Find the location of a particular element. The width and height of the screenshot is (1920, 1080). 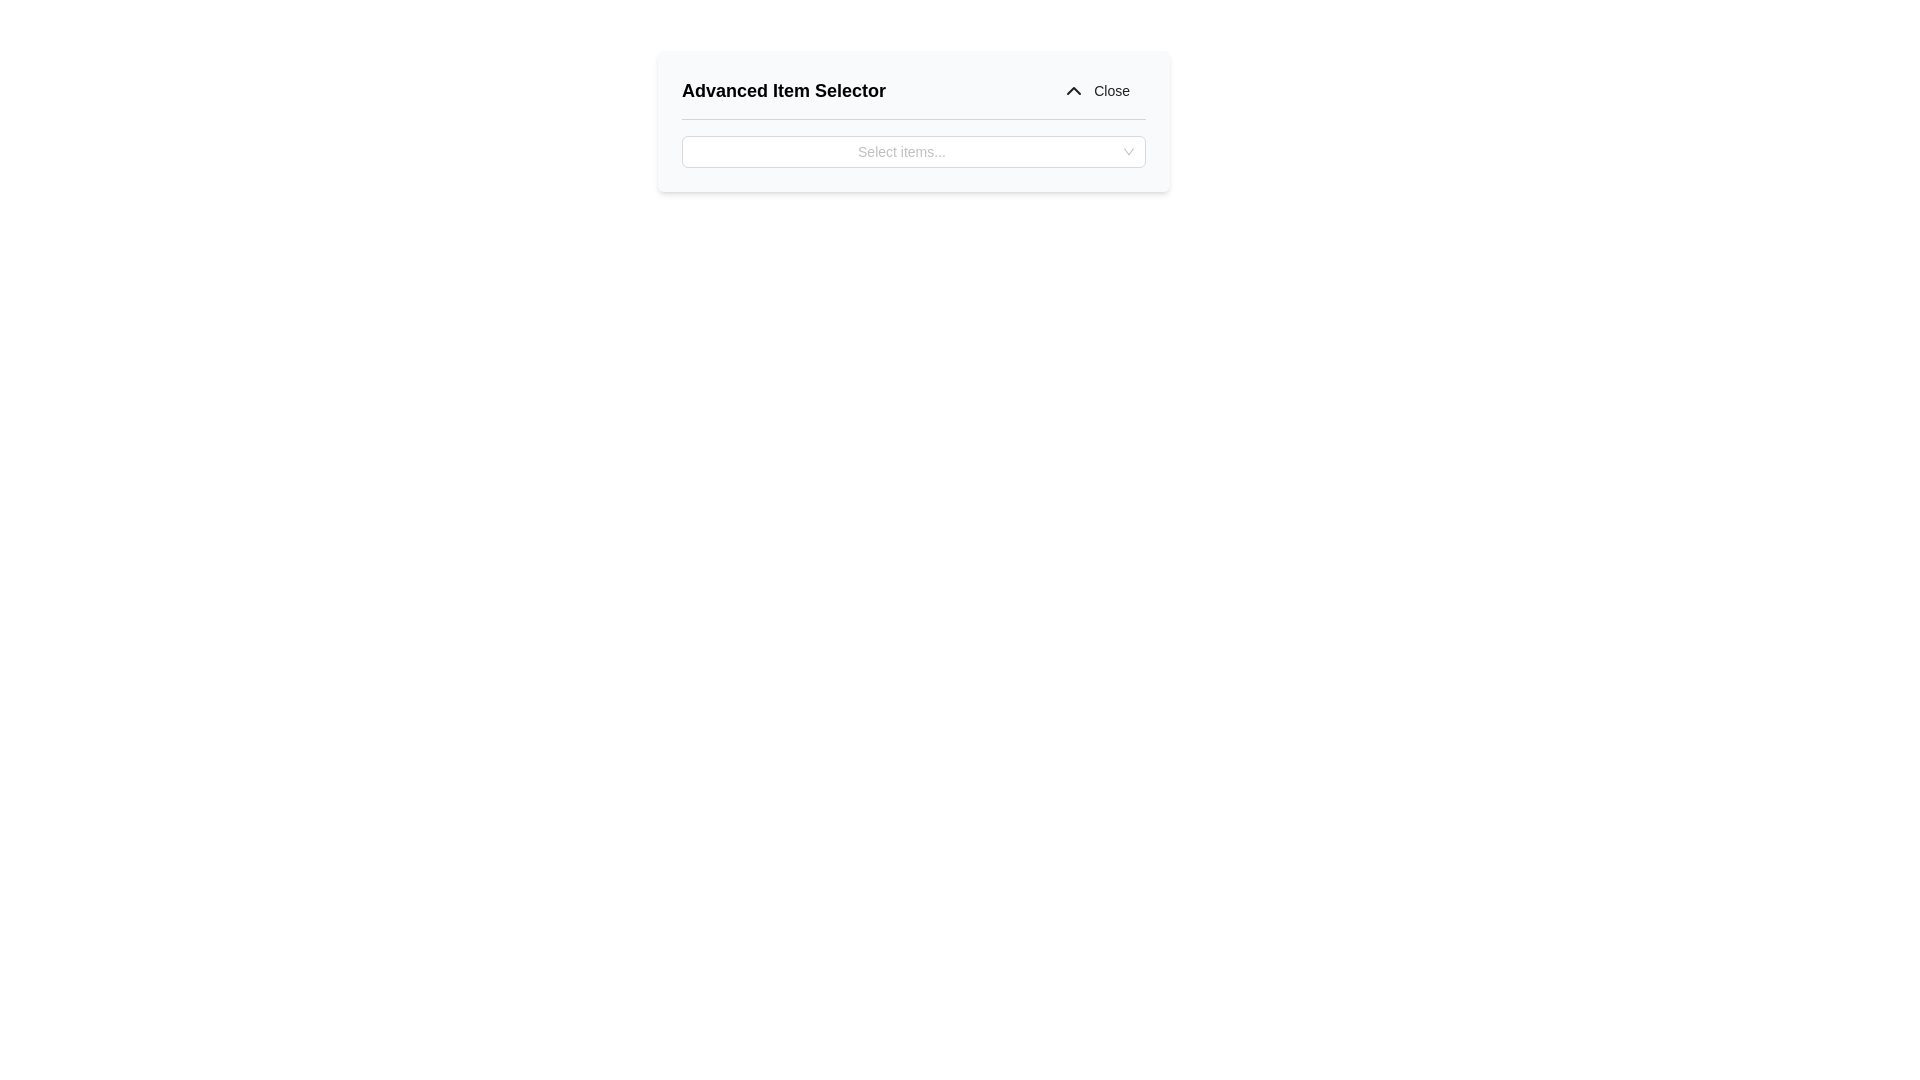

options from the 'Select items...' dropdown menu featuring multi-select and search capabilities located below the 'Advanced Item Selector' header is located at coordinates (912, 150).